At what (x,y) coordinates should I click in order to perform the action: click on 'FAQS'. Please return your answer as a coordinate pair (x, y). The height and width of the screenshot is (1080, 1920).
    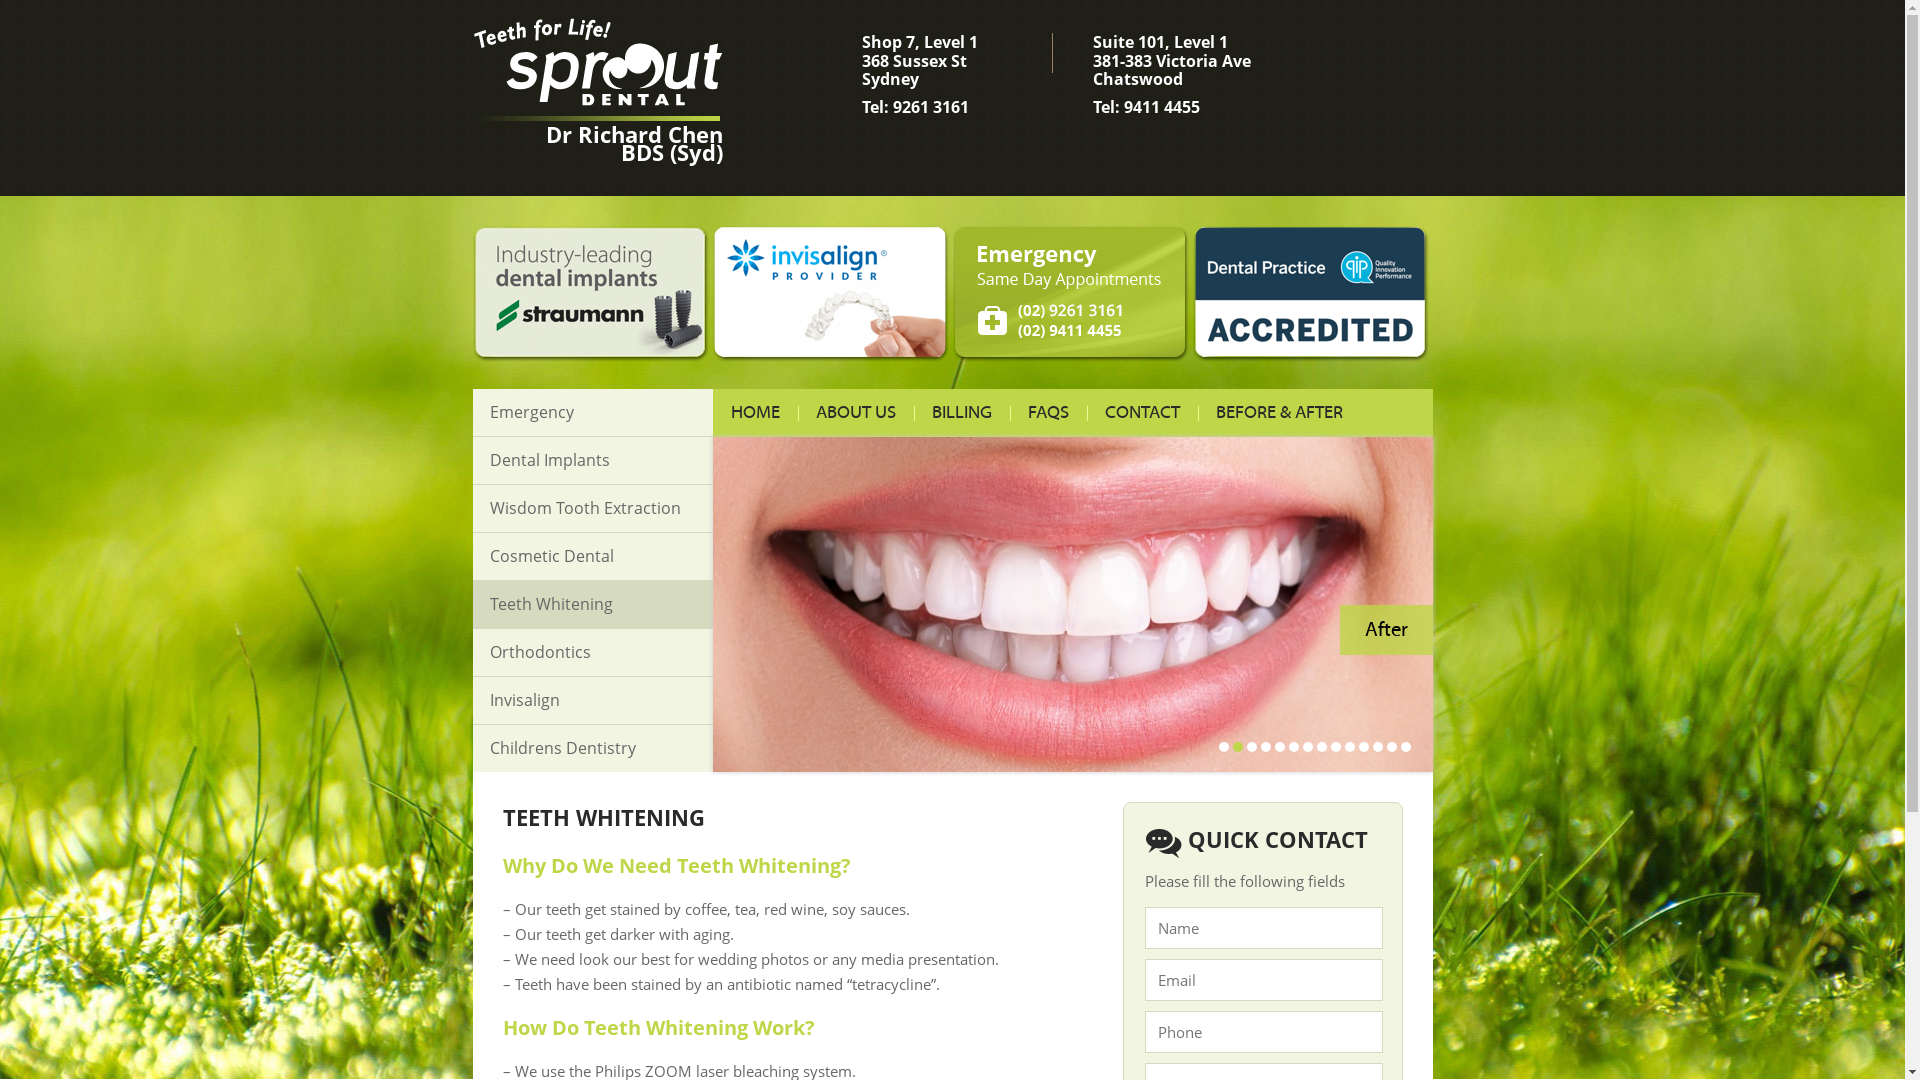
    Looking at the image, I should click on (1047, 411).